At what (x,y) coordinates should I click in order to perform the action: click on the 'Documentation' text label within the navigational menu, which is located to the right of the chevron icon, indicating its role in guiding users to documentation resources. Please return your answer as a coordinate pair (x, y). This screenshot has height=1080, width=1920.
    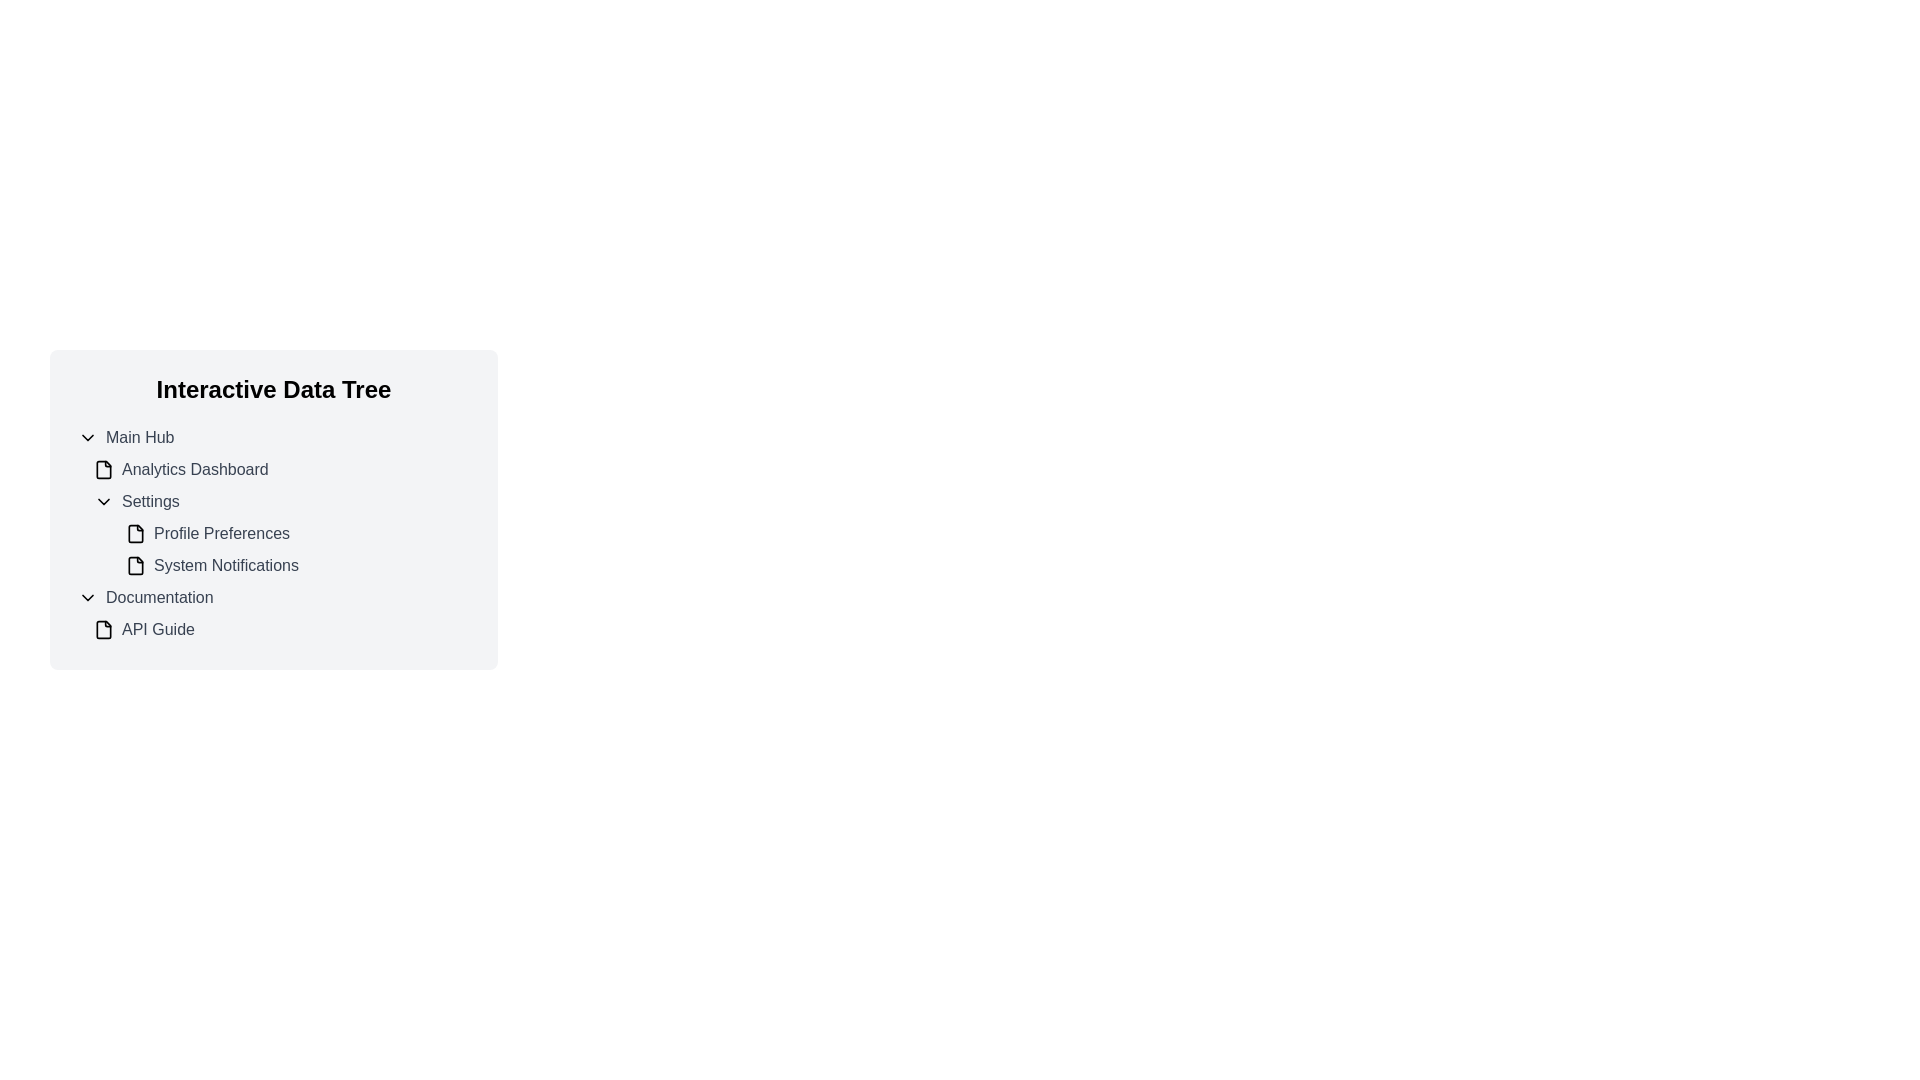
    Looking at the image, I should click on (158, 596).